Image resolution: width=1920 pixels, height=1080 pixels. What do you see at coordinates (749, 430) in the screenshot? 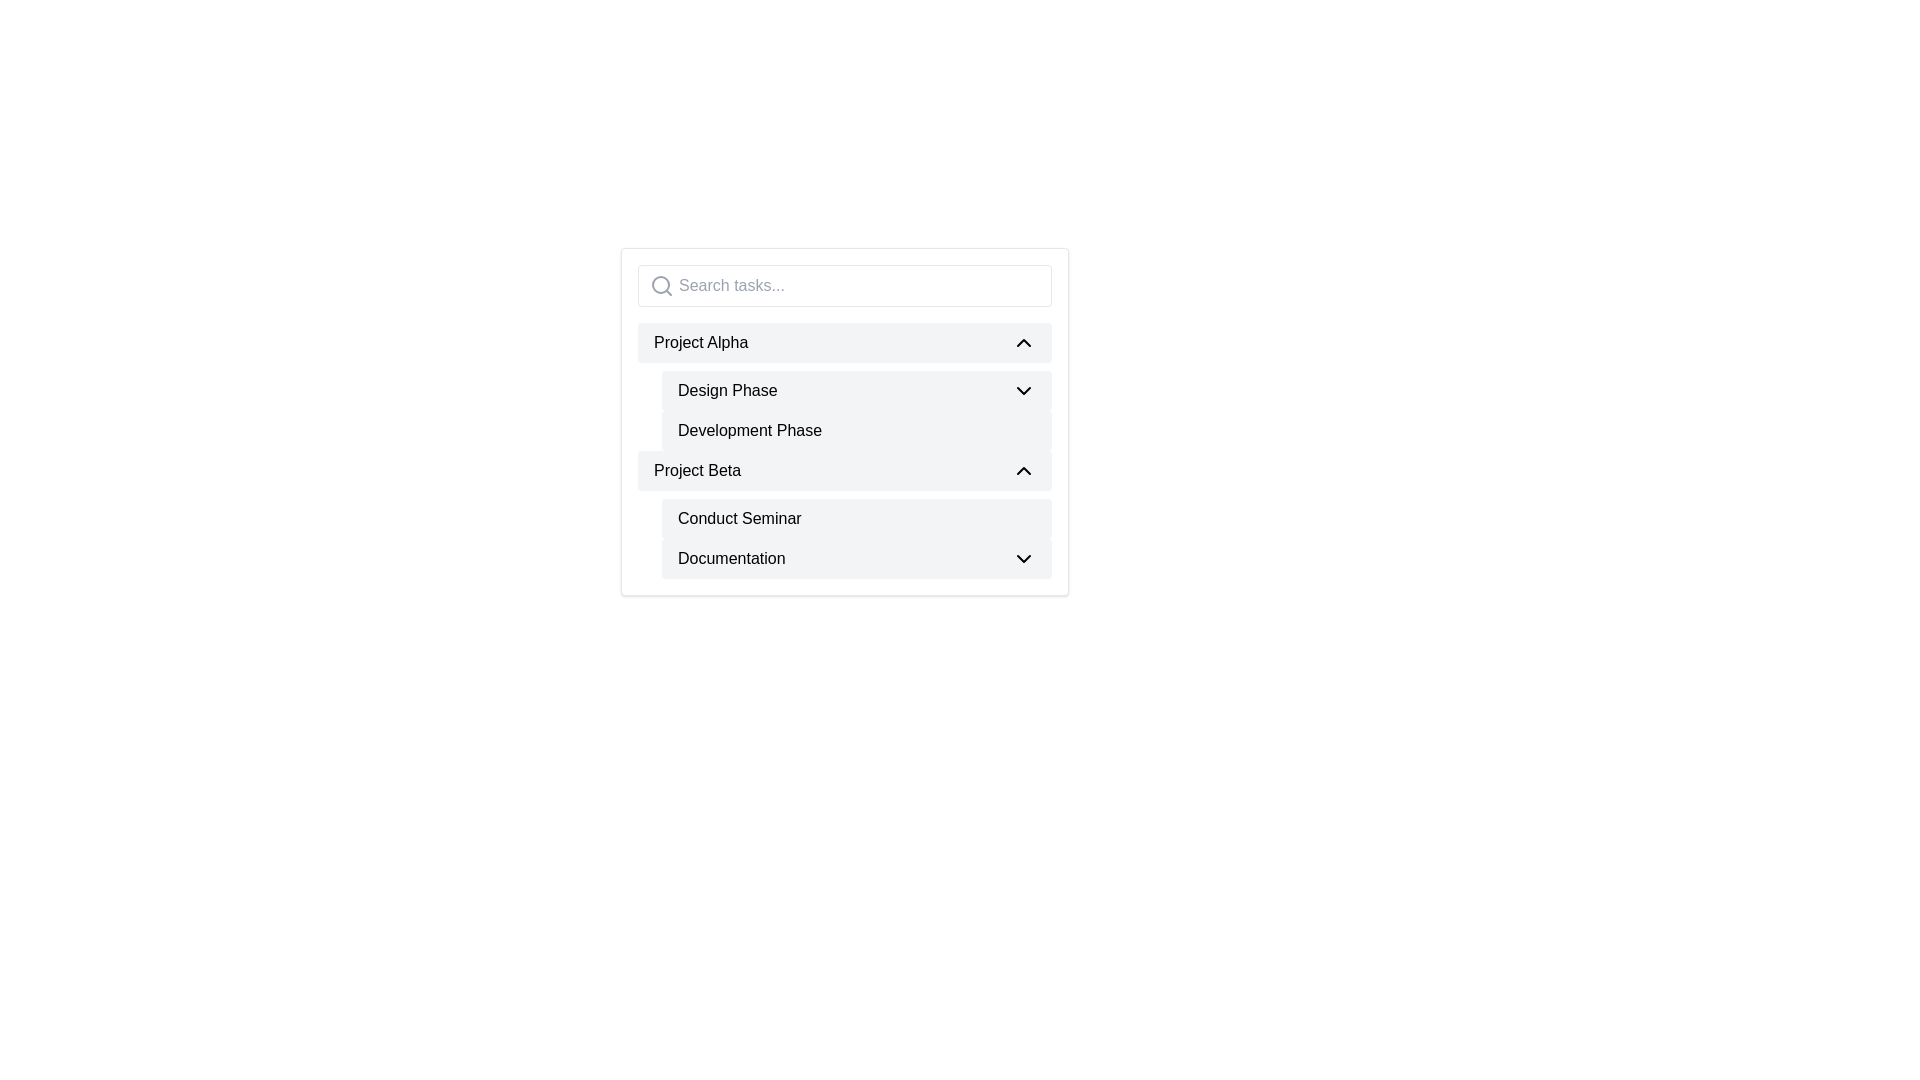
I see `the static text label that serves as the title for the second phase under 'Design Phase' in the 'Project Alpha' outline` at bounding box center [749, 430].